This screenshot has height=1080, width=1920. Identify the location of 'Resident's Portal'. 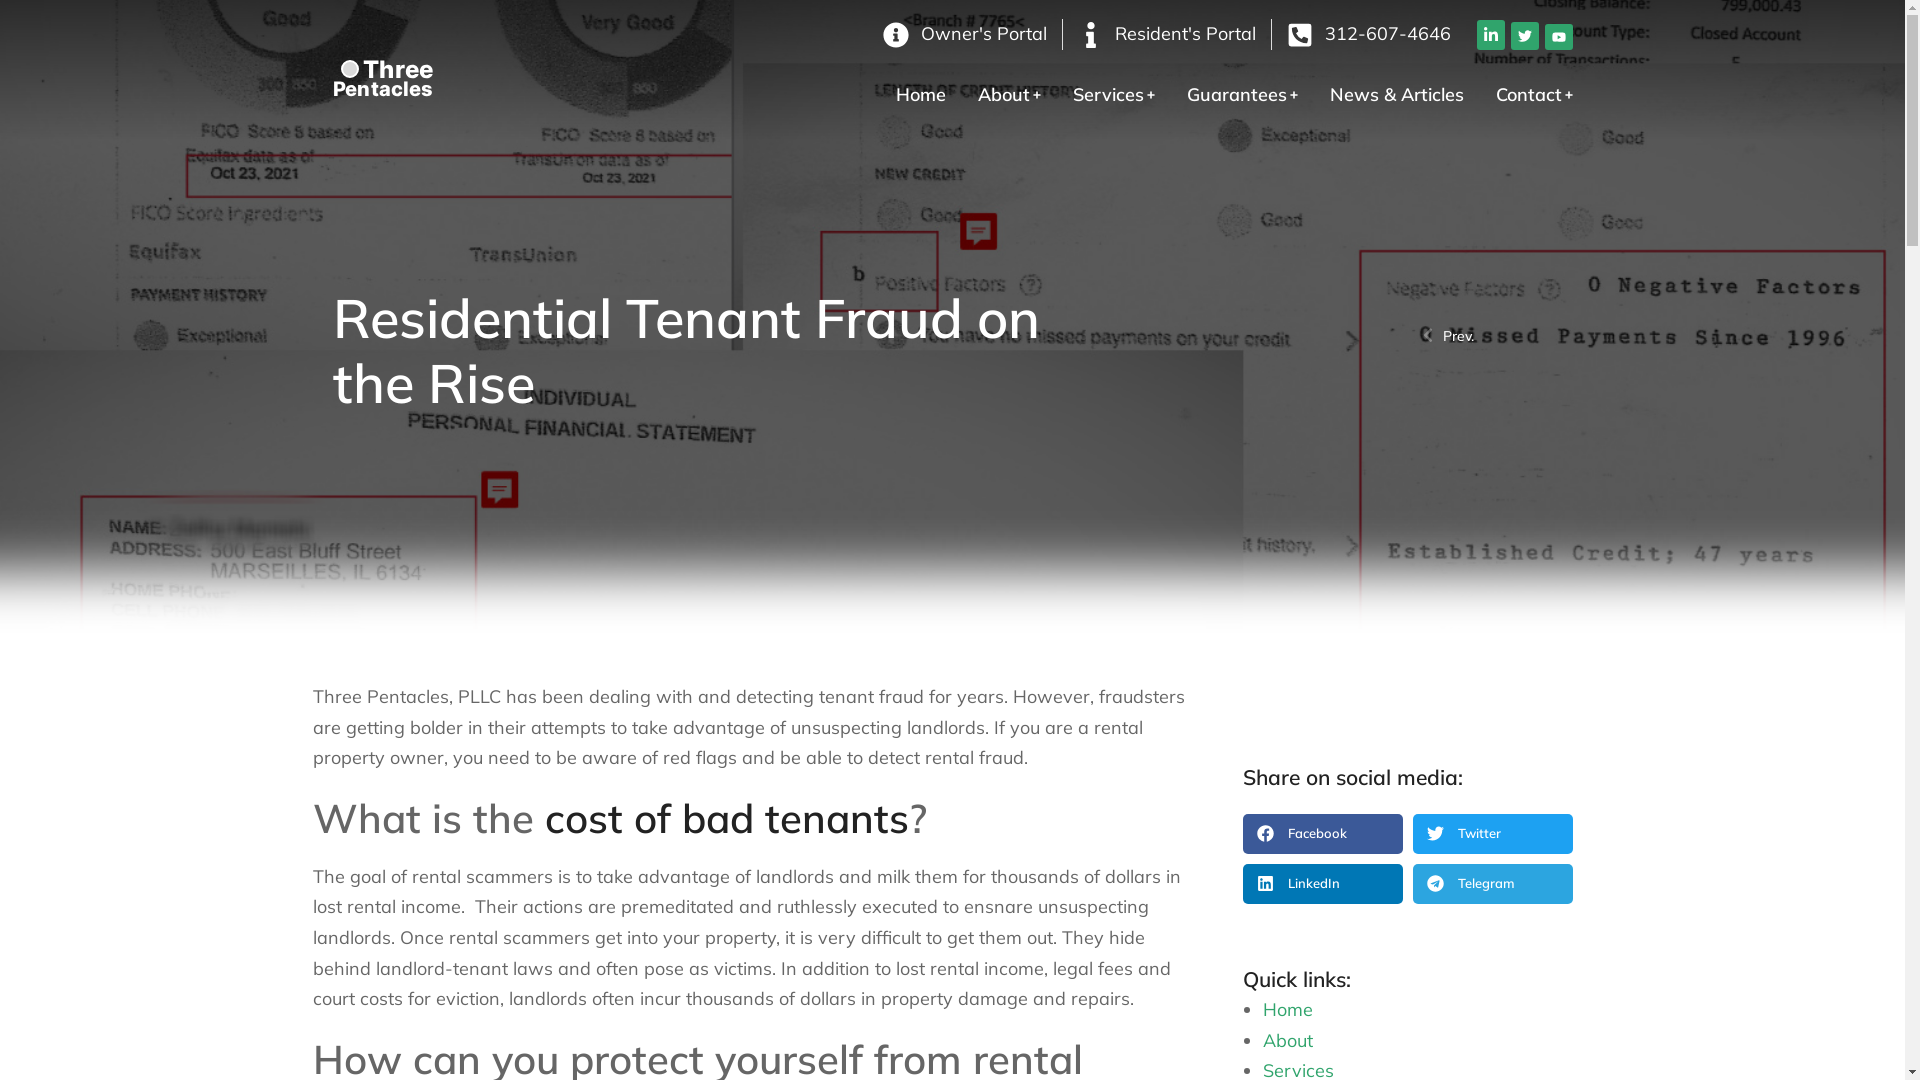
(1167, 34).